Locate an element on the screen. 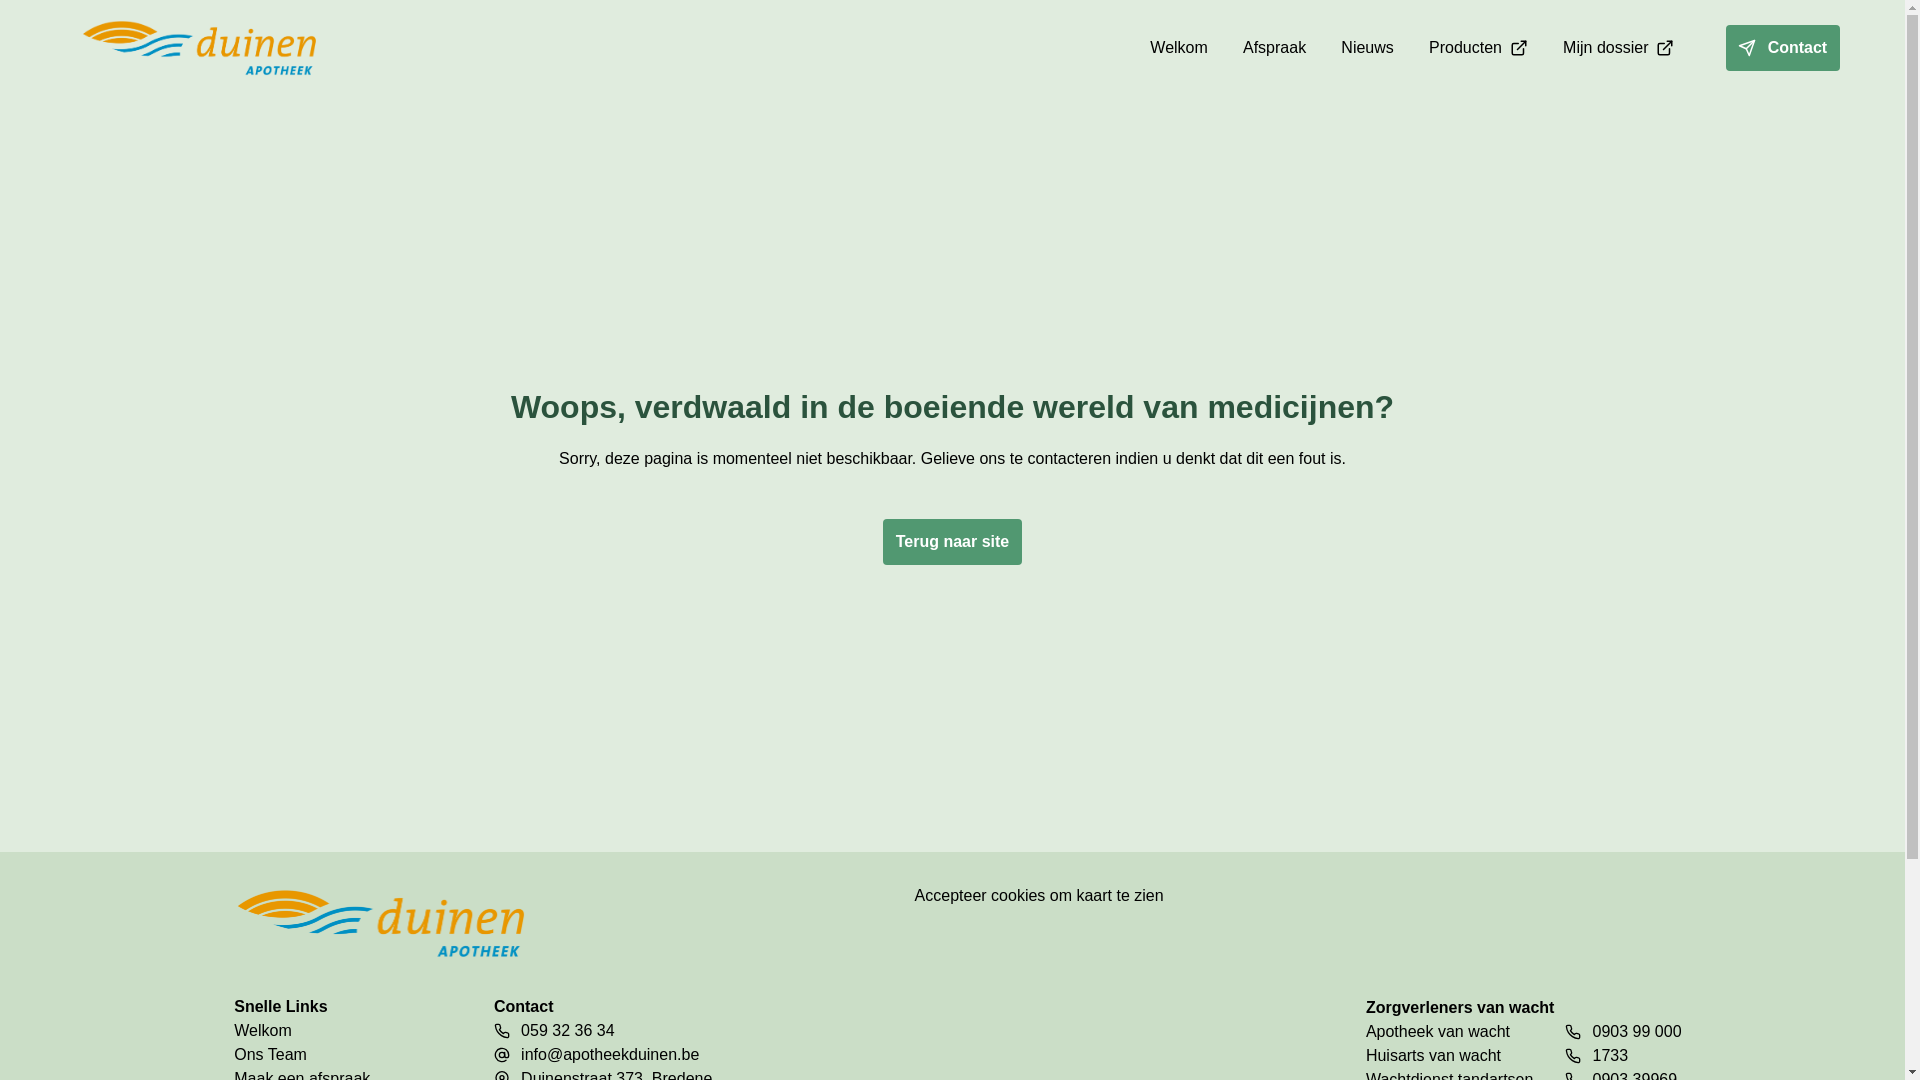 The height and width of the screenshot is (1080, 1920). 'Terug naar site' is located at coordinates (951, 542).